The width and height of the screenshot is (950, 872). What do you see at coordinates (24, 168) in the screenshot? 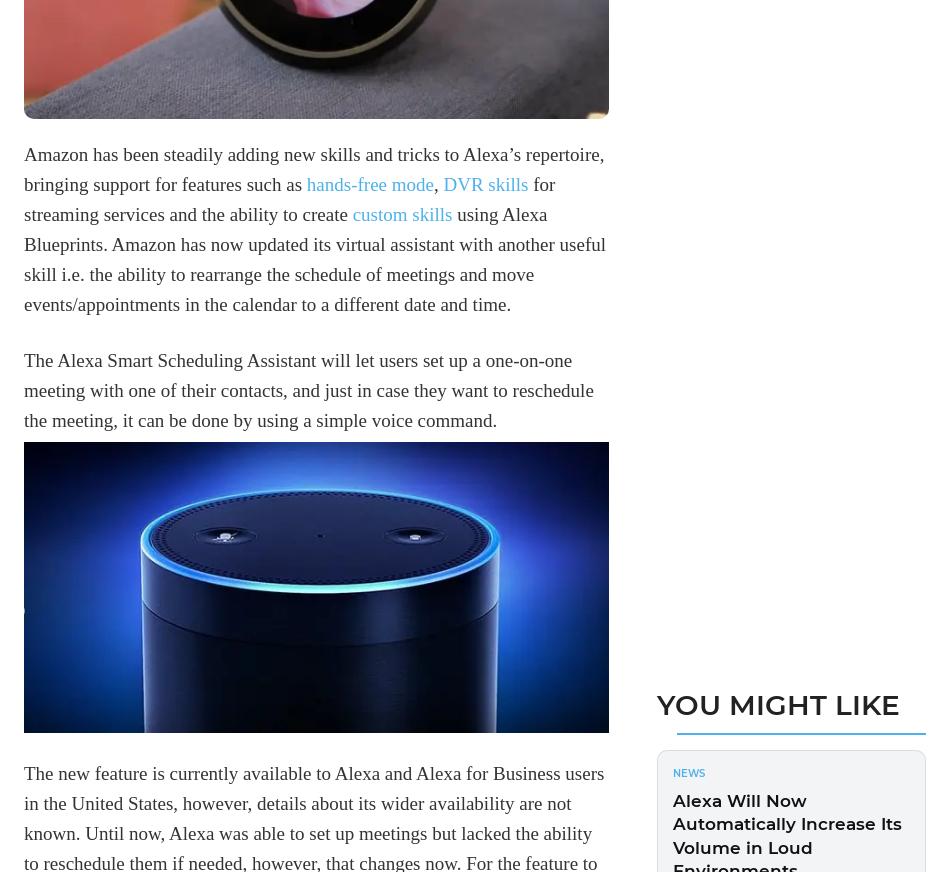
I see `'Amazon has been steadily adding new skills and tricks to Alexa’s repertoire, bringing support for features such as'` at bounding box center [24, 168].